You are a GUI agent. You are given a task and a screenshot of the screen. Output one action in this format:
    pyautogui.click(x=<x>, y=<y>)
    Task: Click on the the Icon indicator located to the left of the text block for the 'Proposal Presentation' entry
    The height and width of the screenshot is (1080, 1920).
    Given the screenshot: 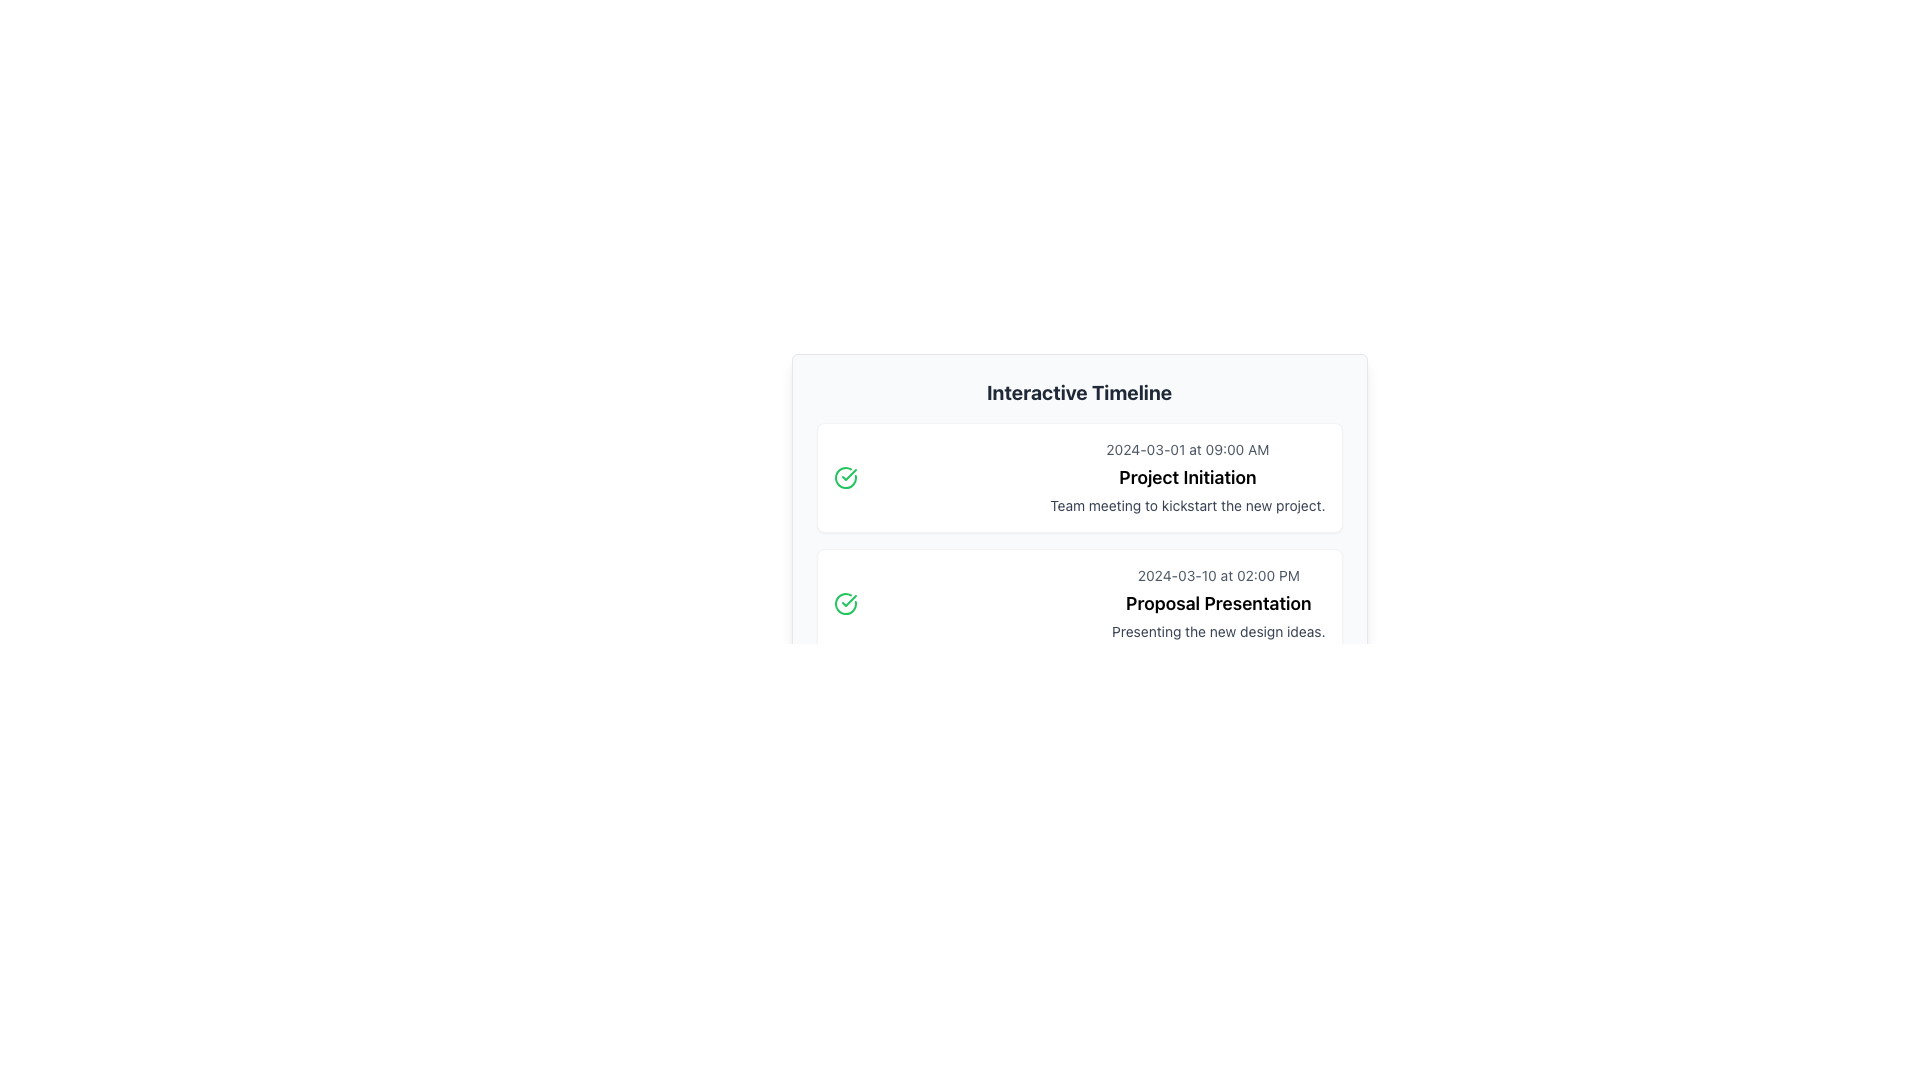 What is the action you would take?
    pyautogui.click(x=845, y=603)
    